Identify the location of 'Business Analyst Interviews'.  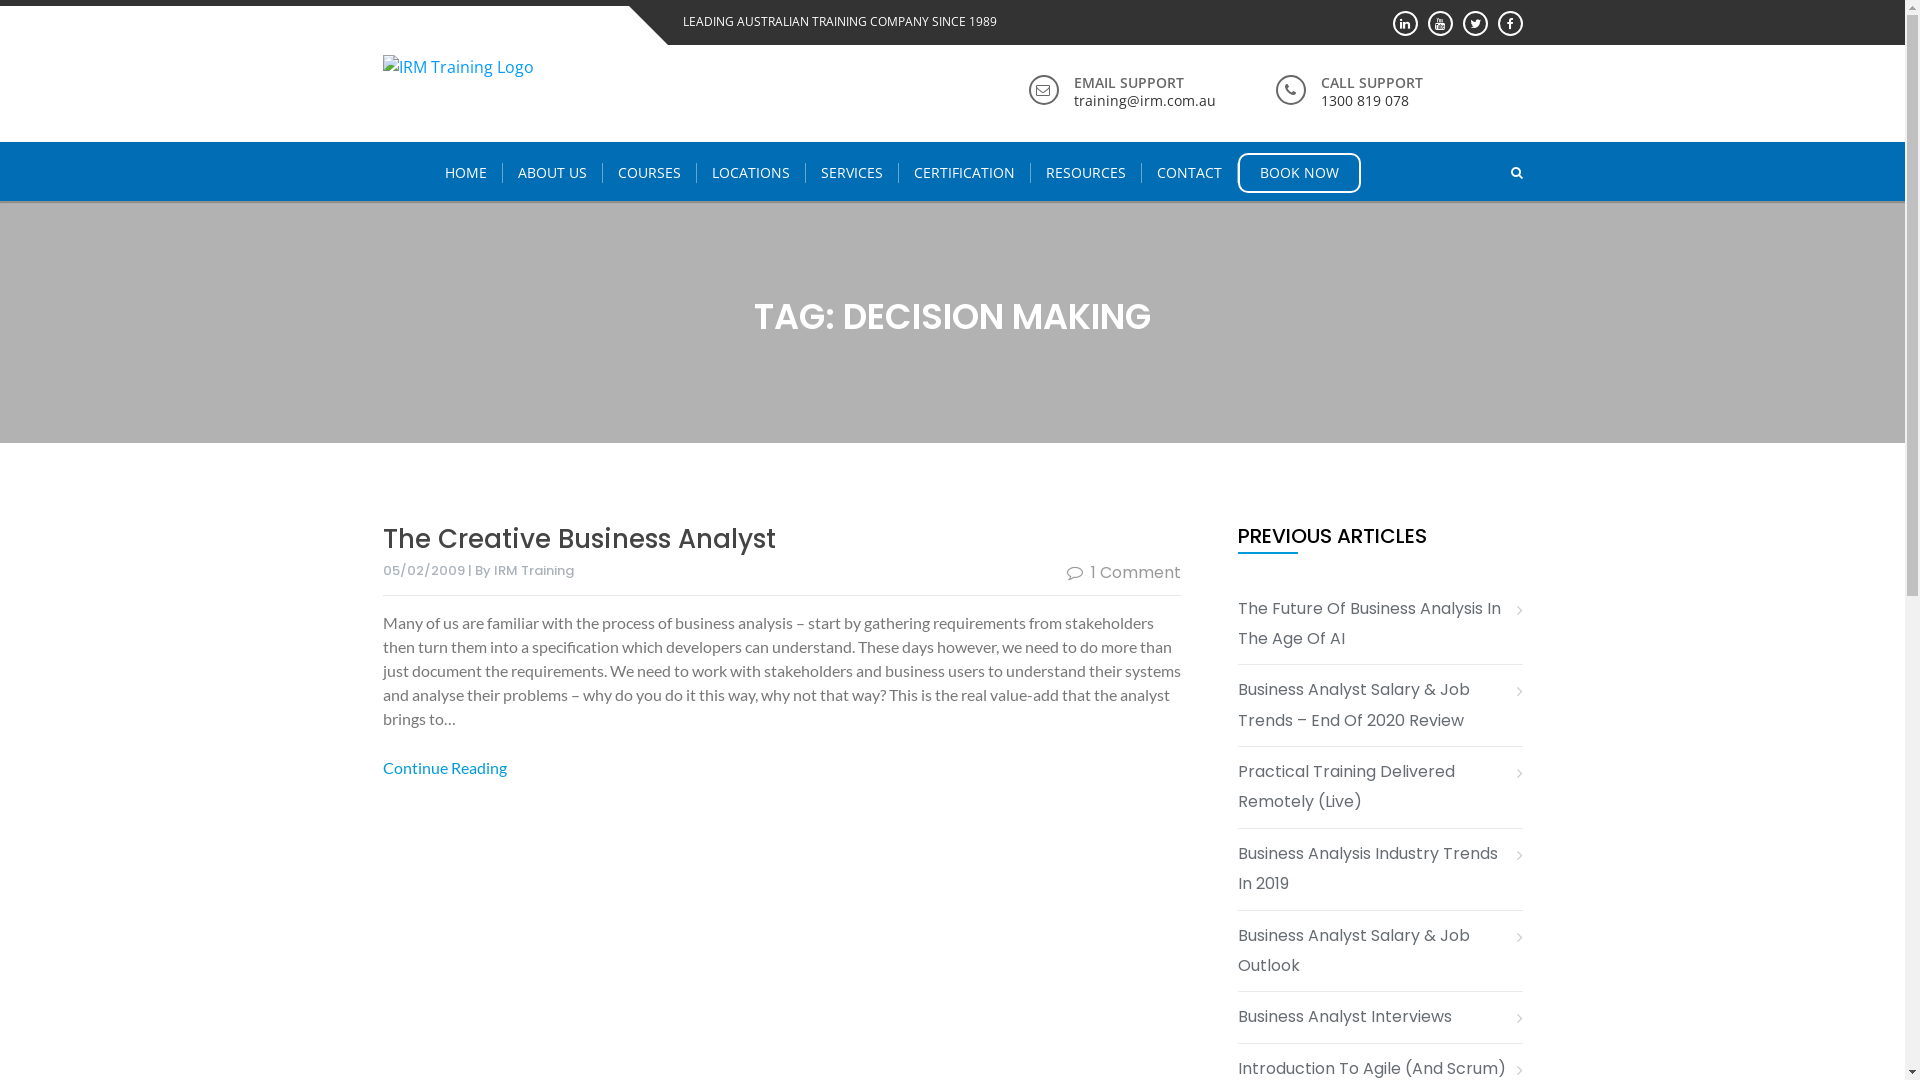
(1352, 1017).